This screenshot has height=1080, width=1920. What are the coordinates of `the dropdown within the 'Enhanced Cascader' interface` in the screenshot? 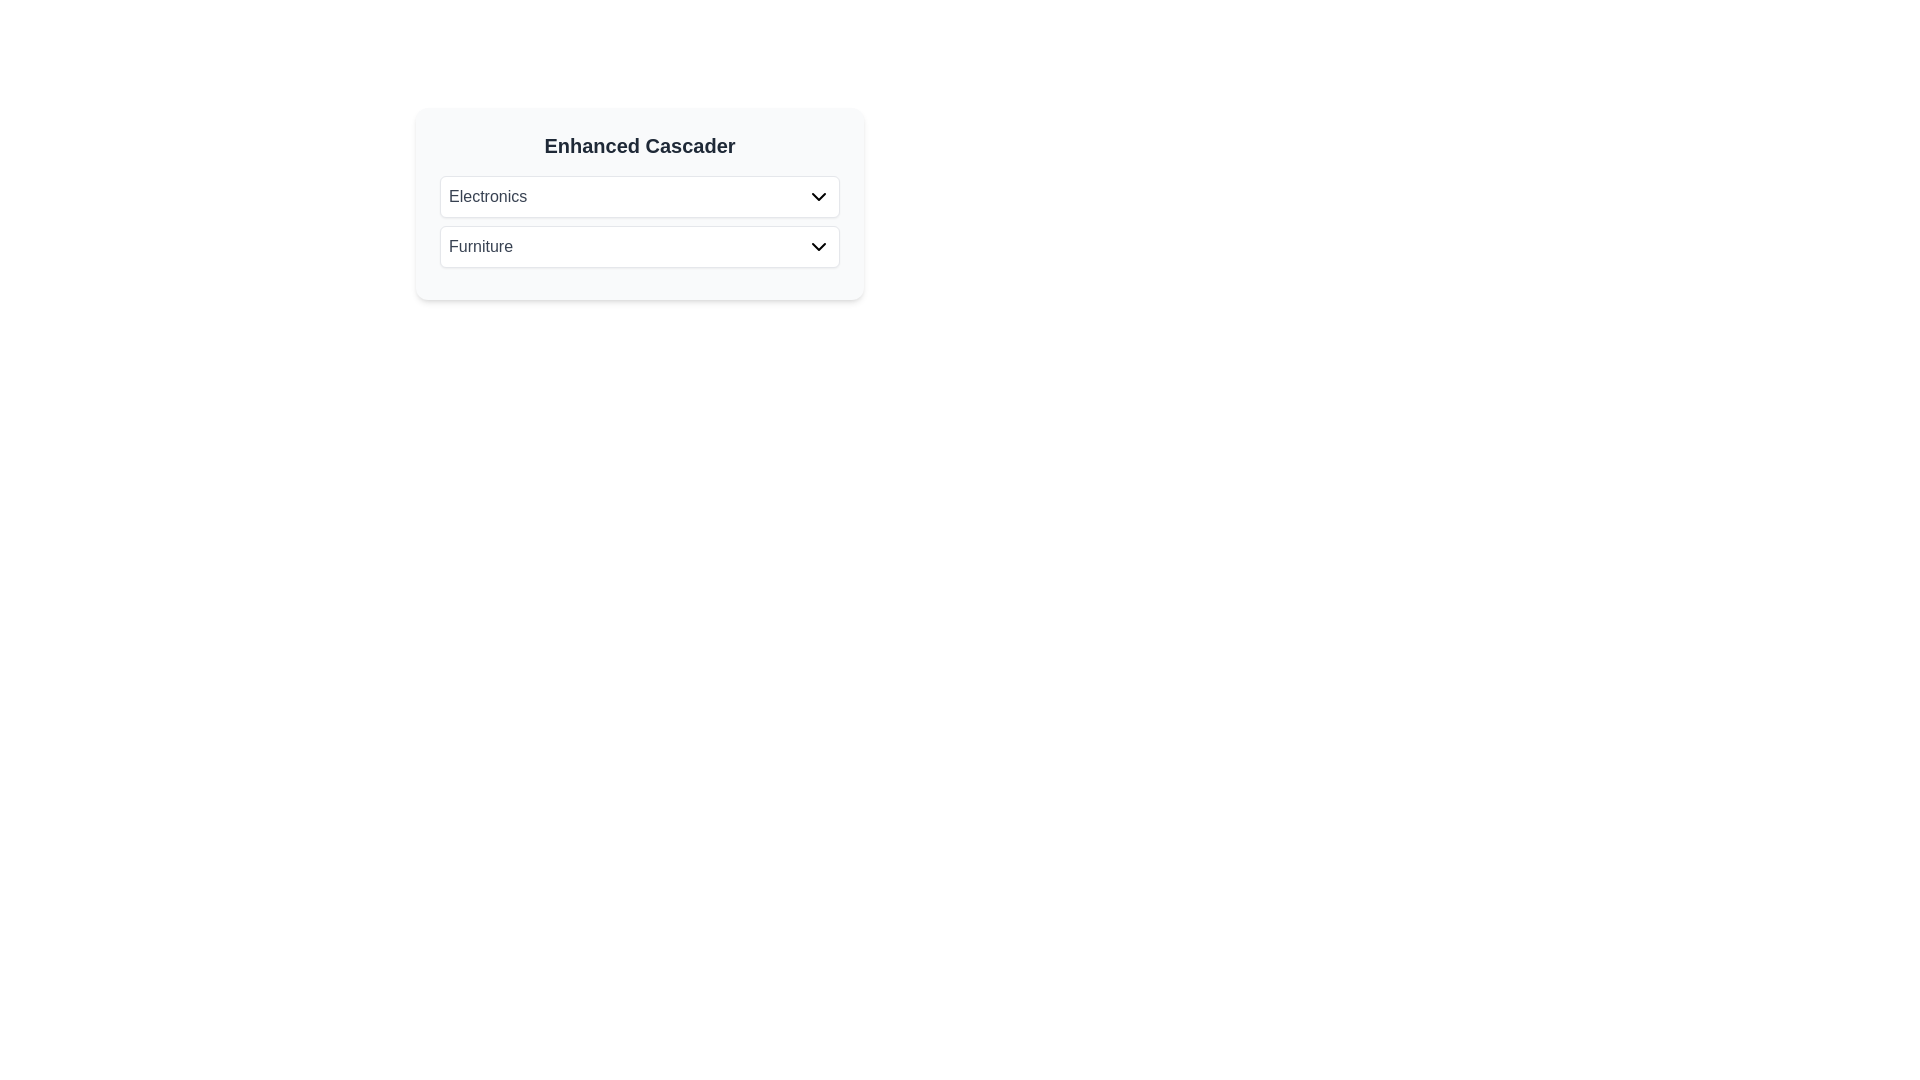 It's located at (638, 204).